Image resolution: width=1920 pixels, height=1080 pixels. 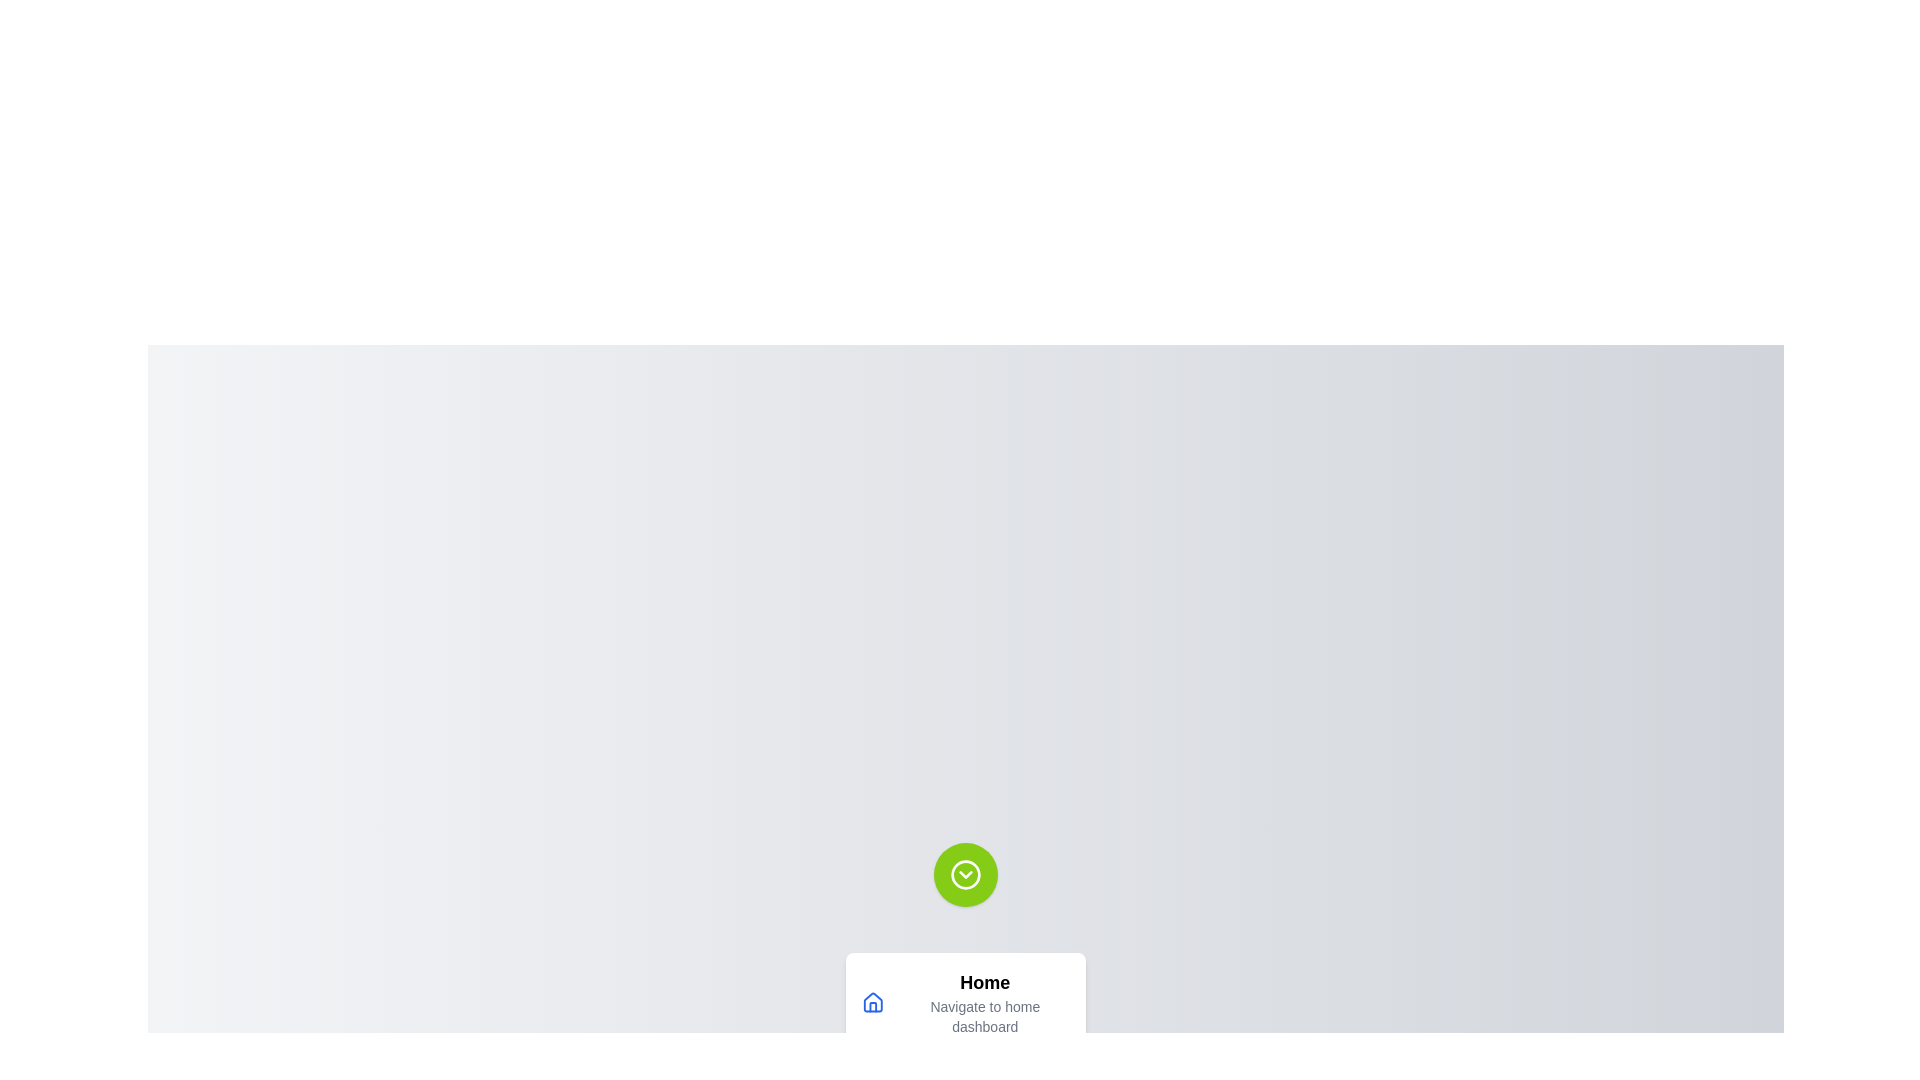 What do you see at coordinates (965, 874) in the screenshot?
I see `the menu button to trigger the hover animation effect` at bounding box center [965, 874].